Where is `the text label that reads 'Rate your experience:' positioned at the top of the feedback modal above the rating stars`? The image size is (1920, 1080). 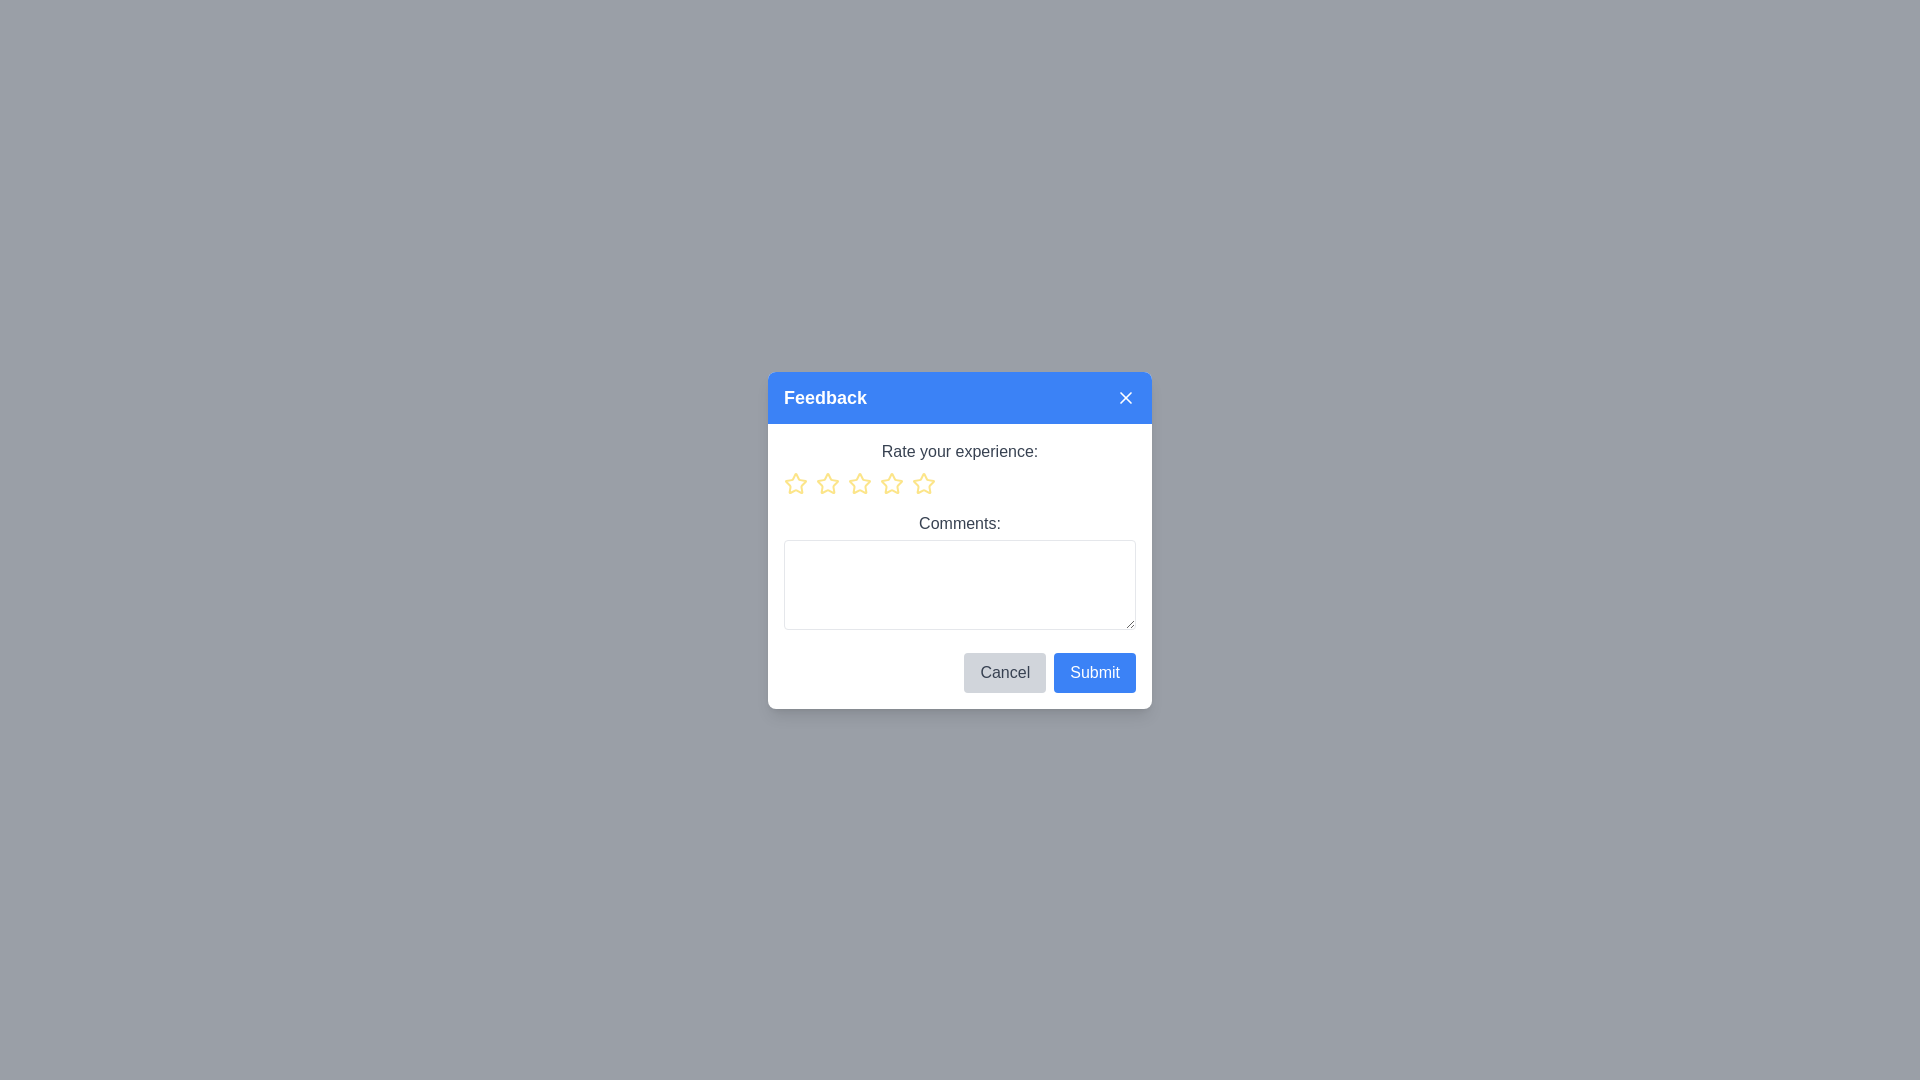
the text label that reads 'Rate your experience:' positioned at the top of the feedback modal above the rating stars is located at coordinates (960, 451).